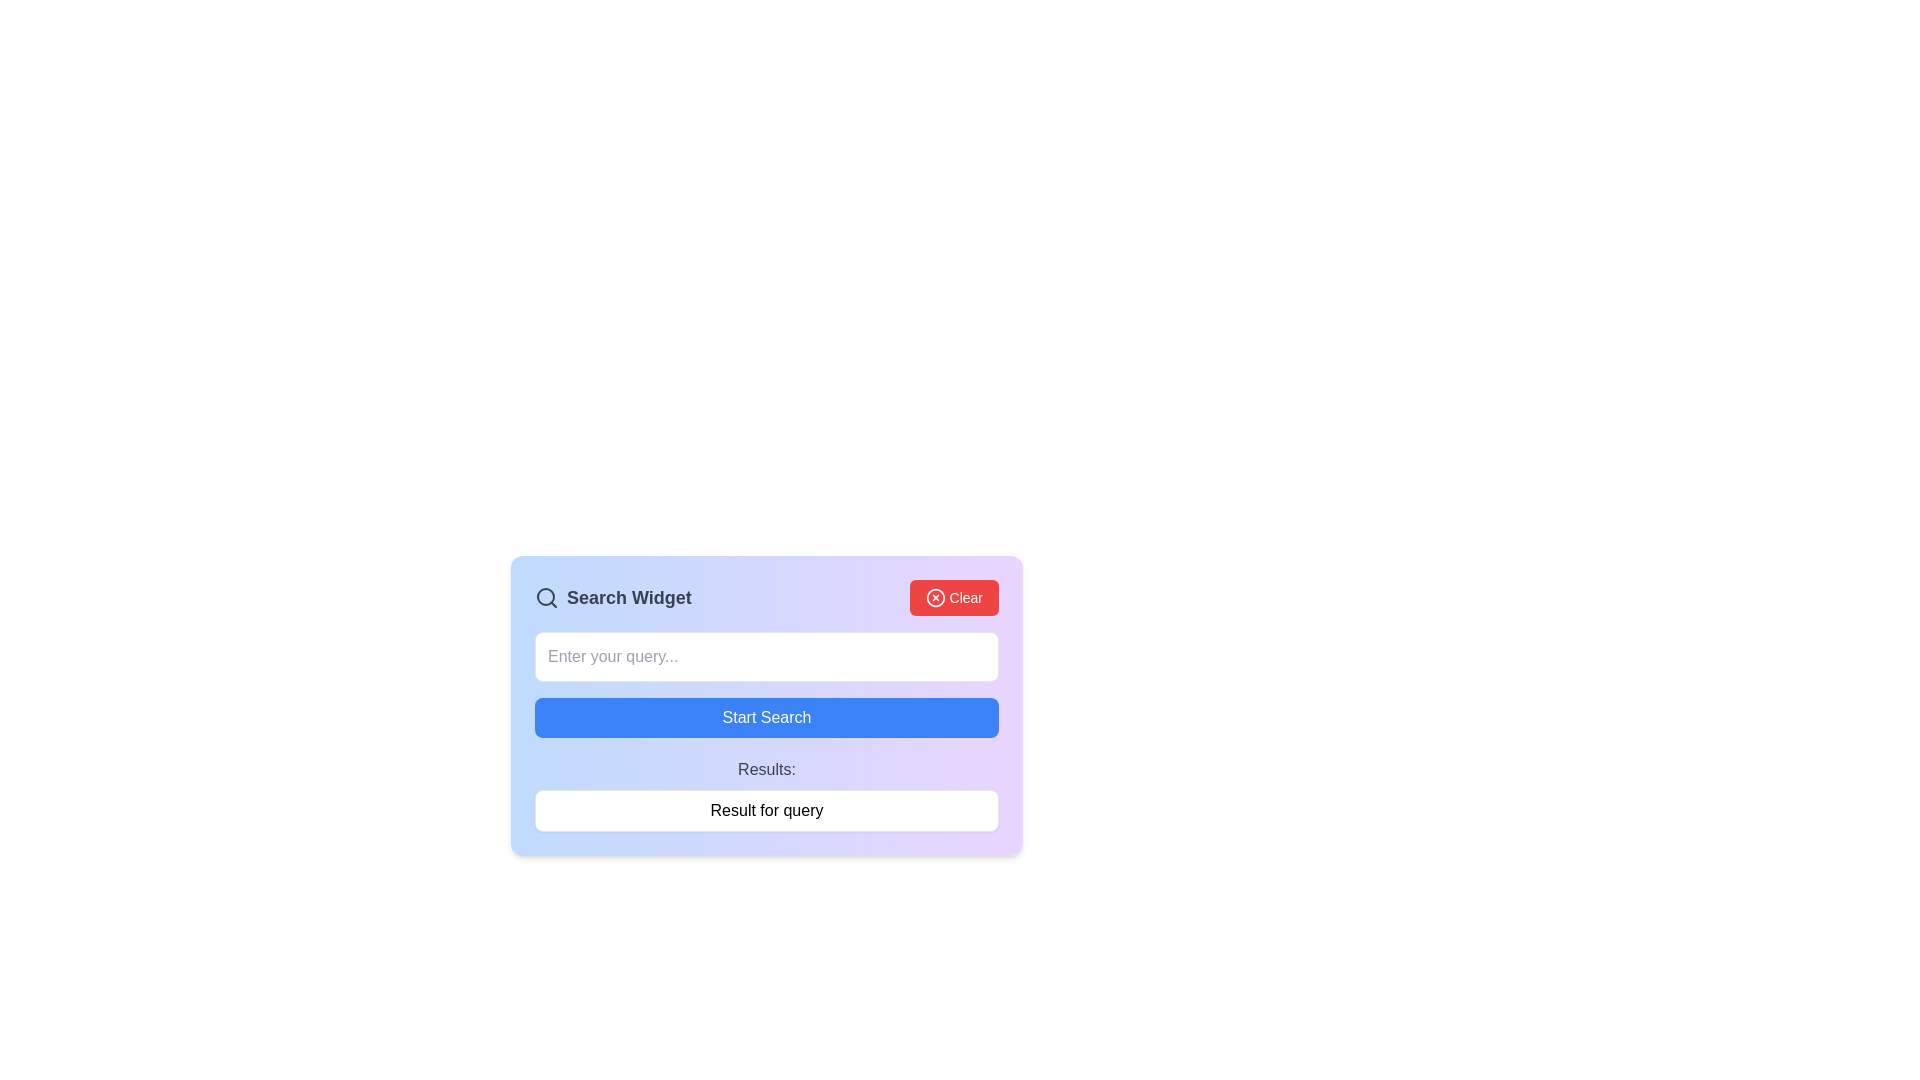  What do you see at coordinates (547, 596) in the screenshot?
I see `the magnifying glass icon located to the left of the 'Search Widget' text in the title bar of the search widget interface` at bounding box center [547, 596].